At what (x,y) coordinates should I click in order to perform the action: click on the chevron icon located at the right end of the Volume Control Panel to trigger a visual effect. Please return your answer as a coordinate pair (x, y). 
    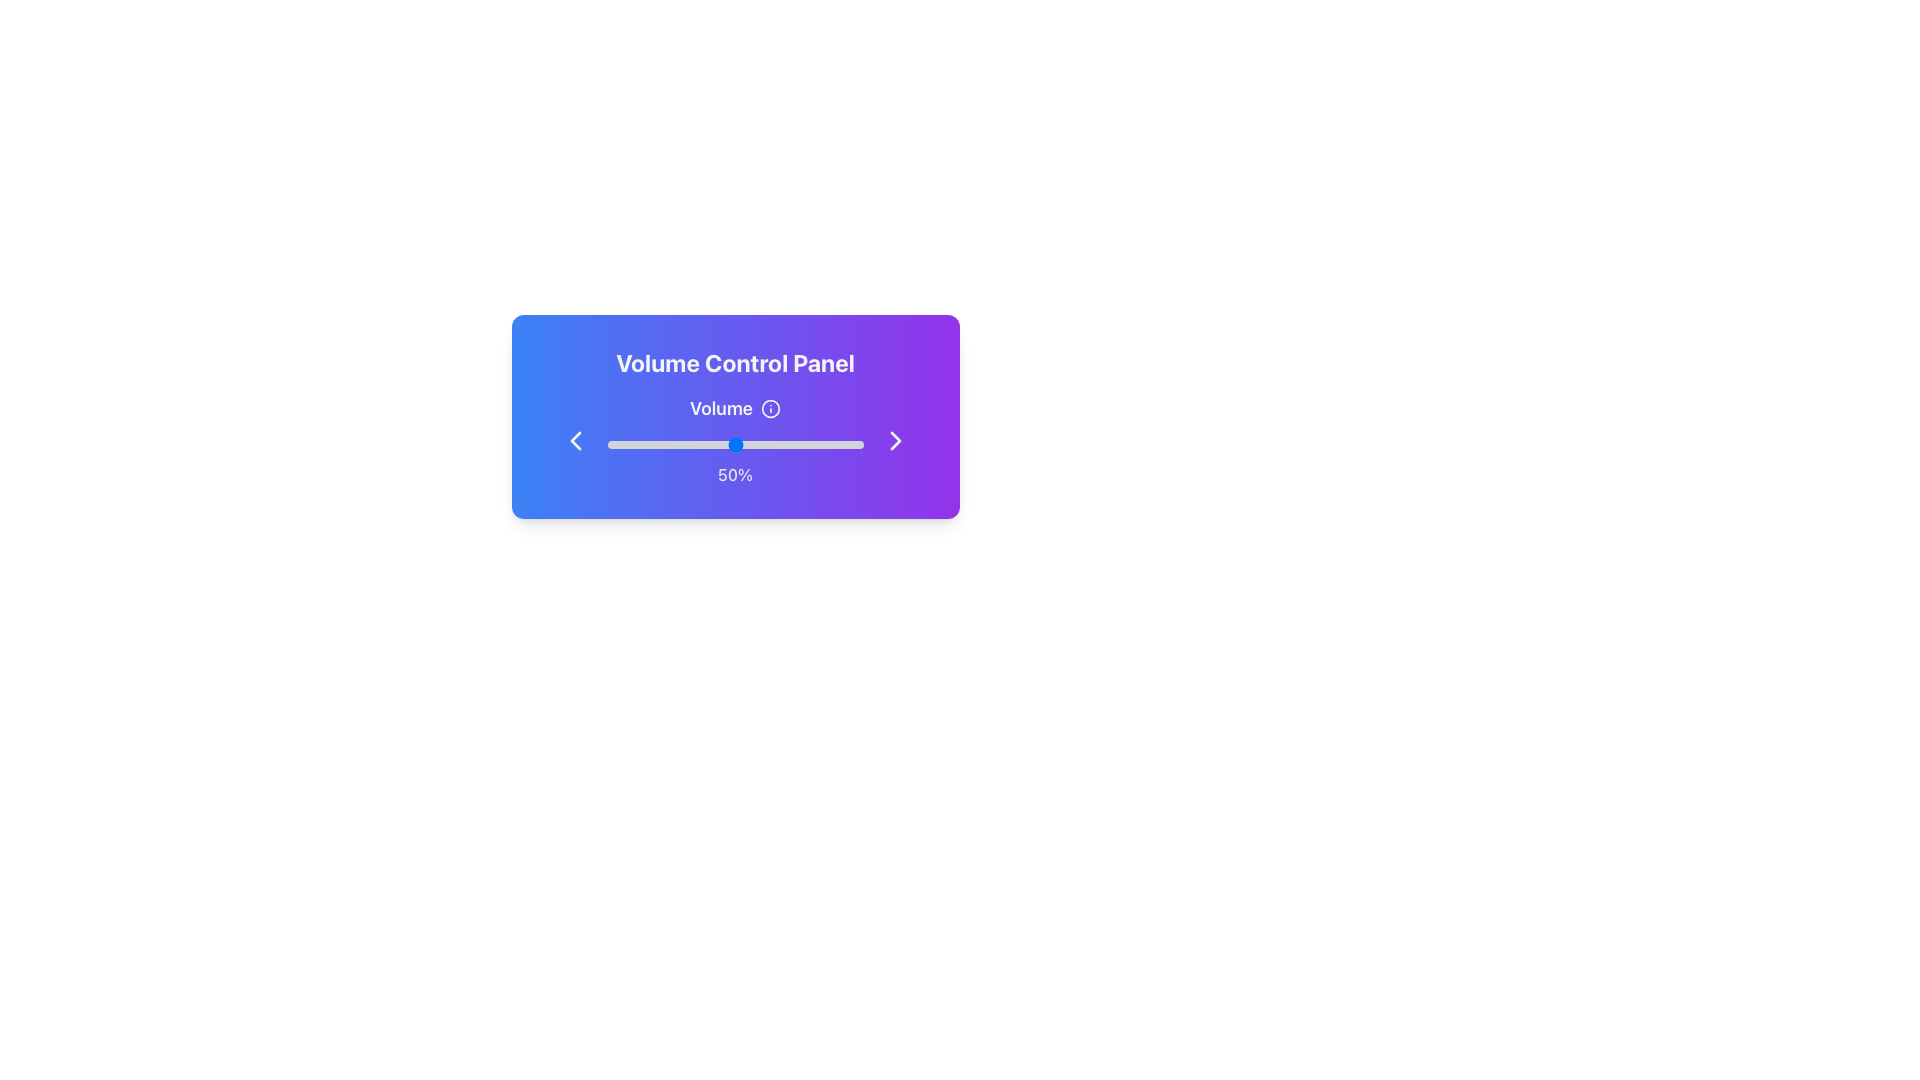
    Looking at the image, I should click on (894, 439).